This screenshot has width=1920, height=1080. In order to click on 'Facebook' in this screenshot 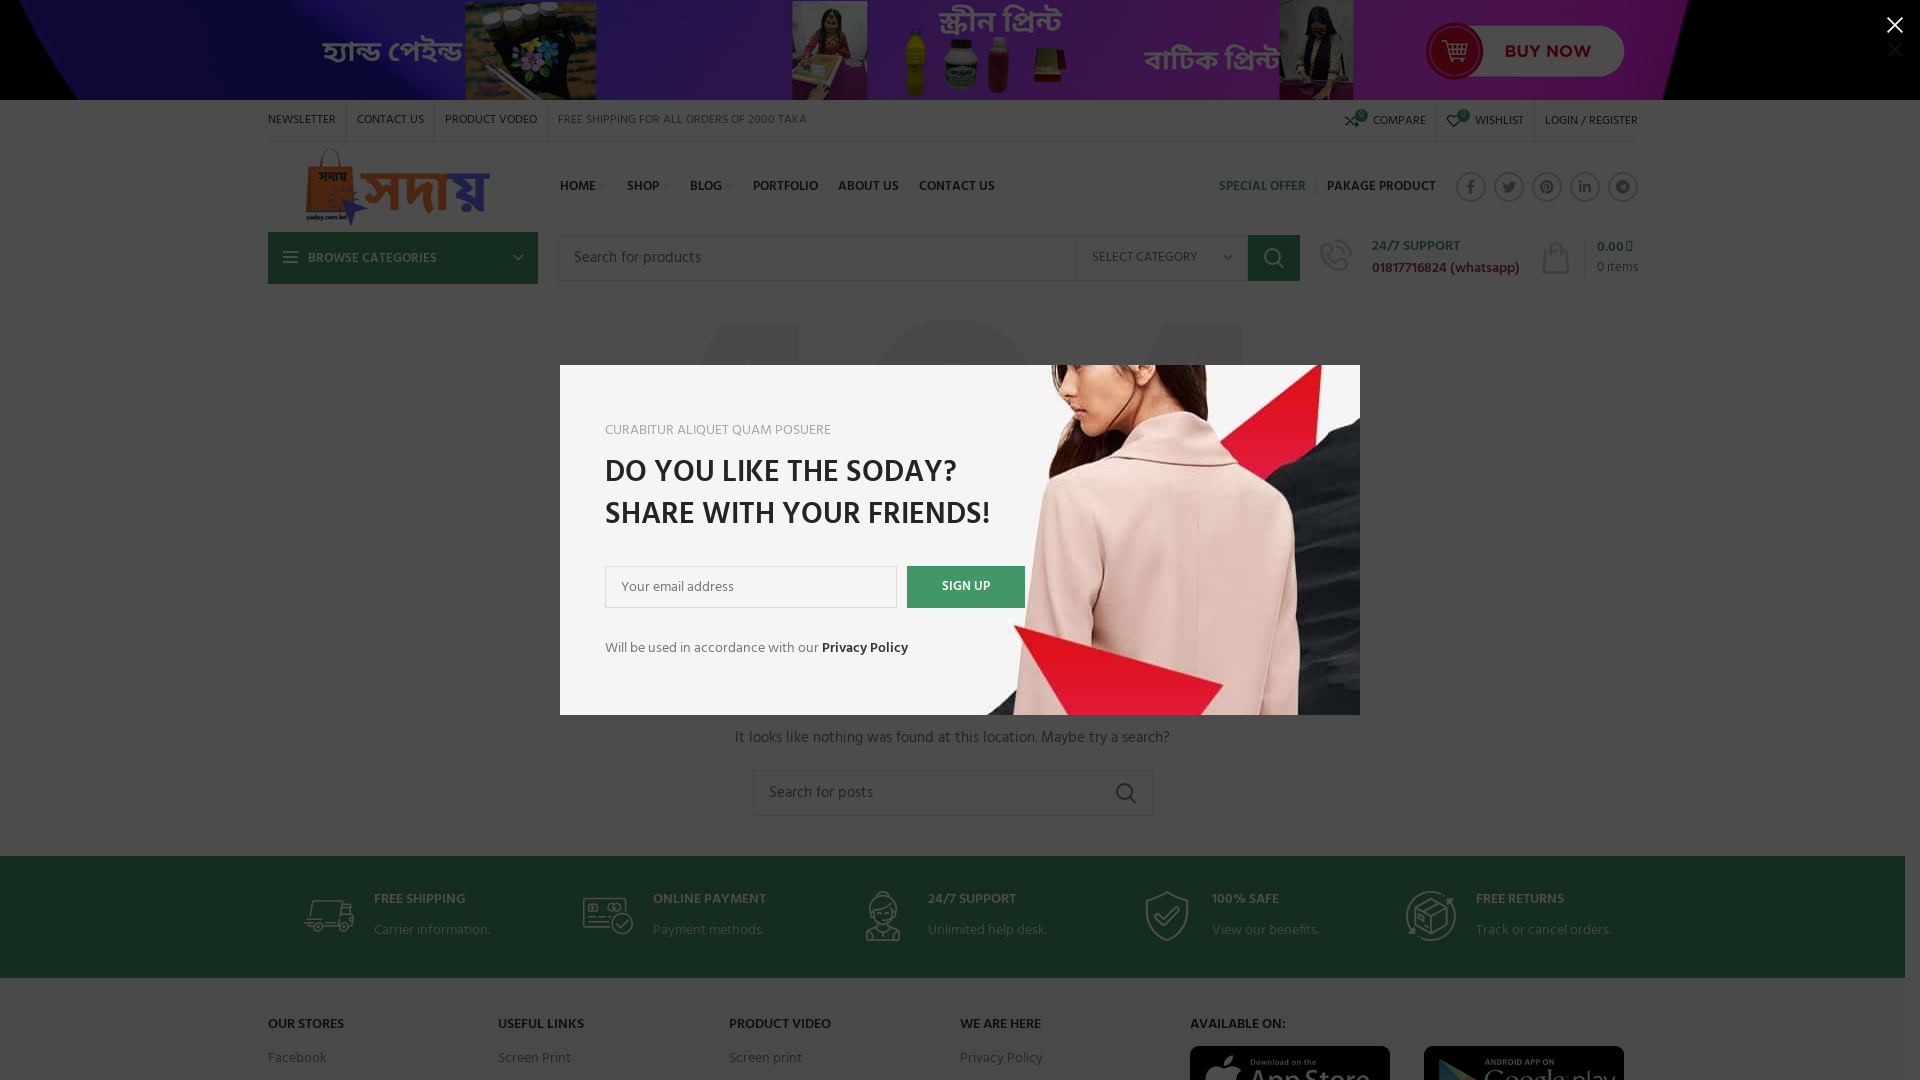, I will do `click(267, 1058)`.